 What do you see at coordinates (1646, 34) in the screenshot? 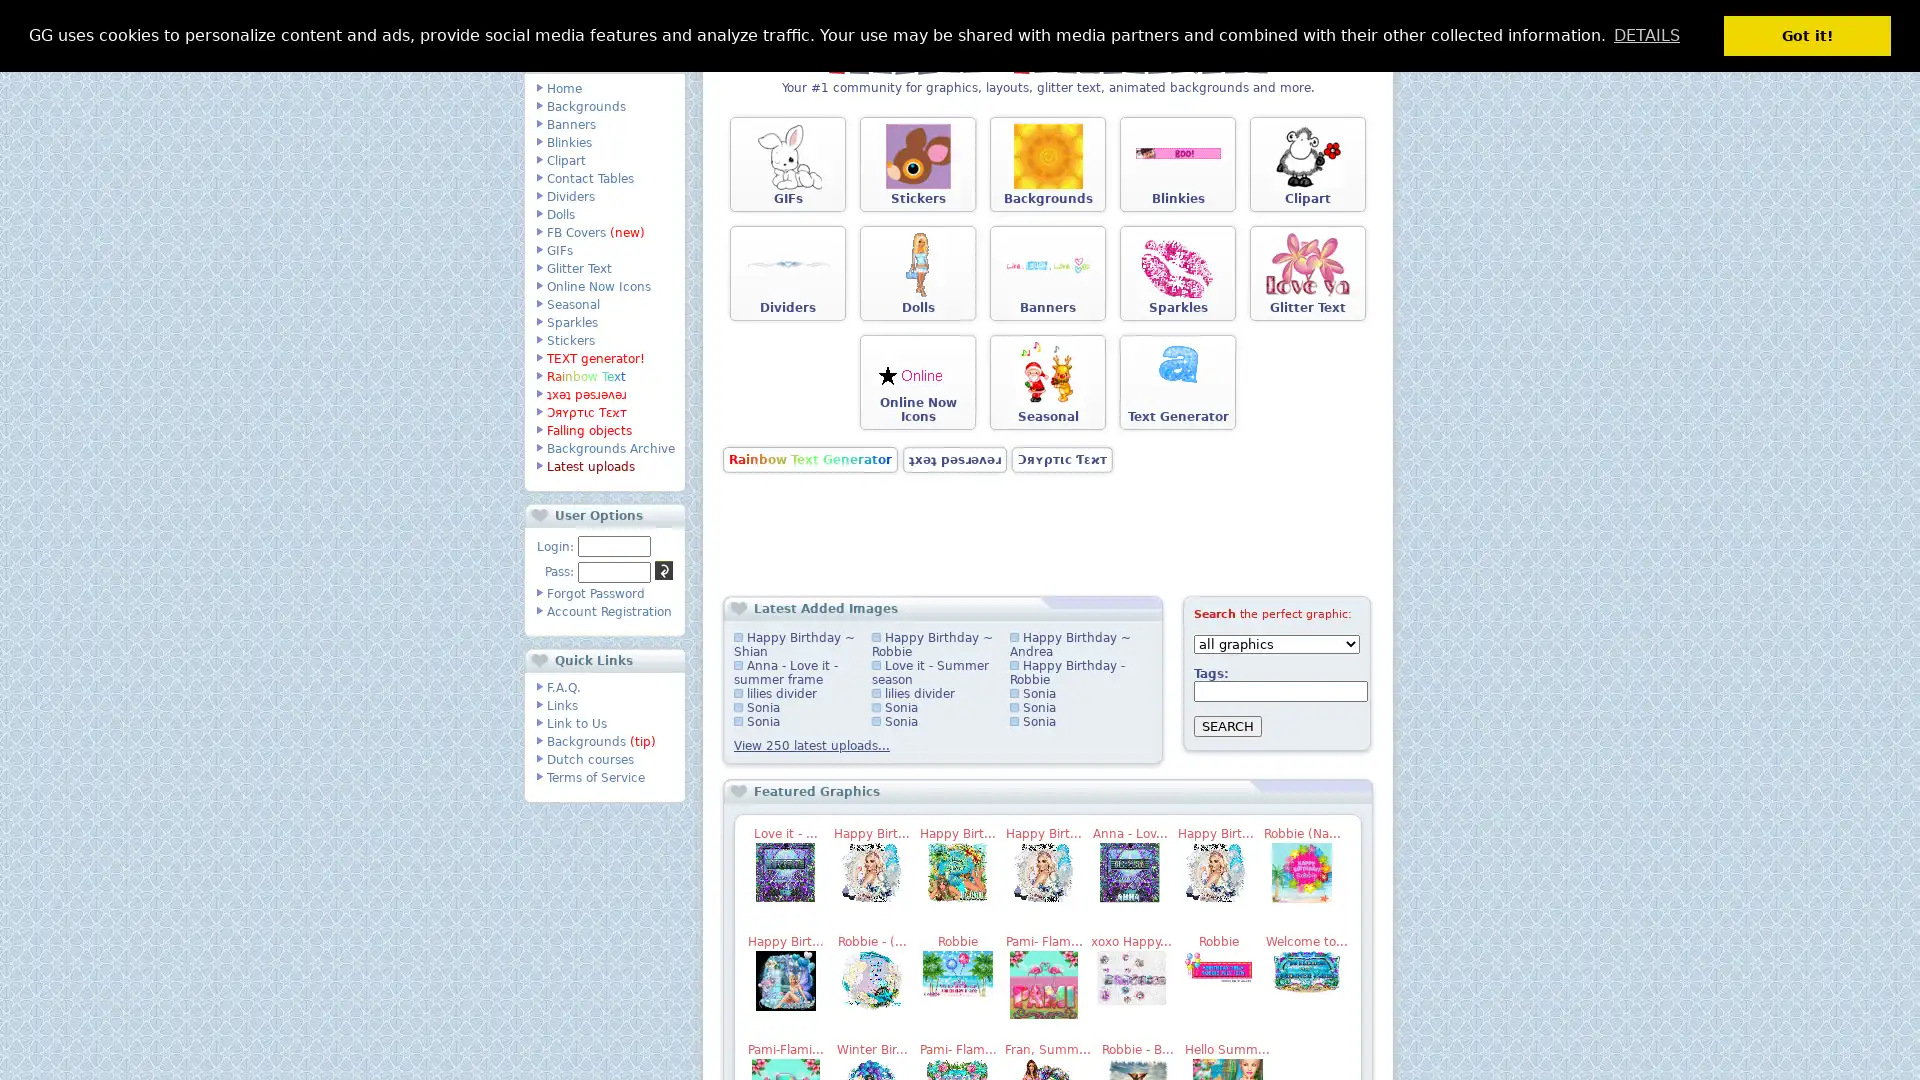
I see `learn more about cookies` at bounding box center [1646, 34].